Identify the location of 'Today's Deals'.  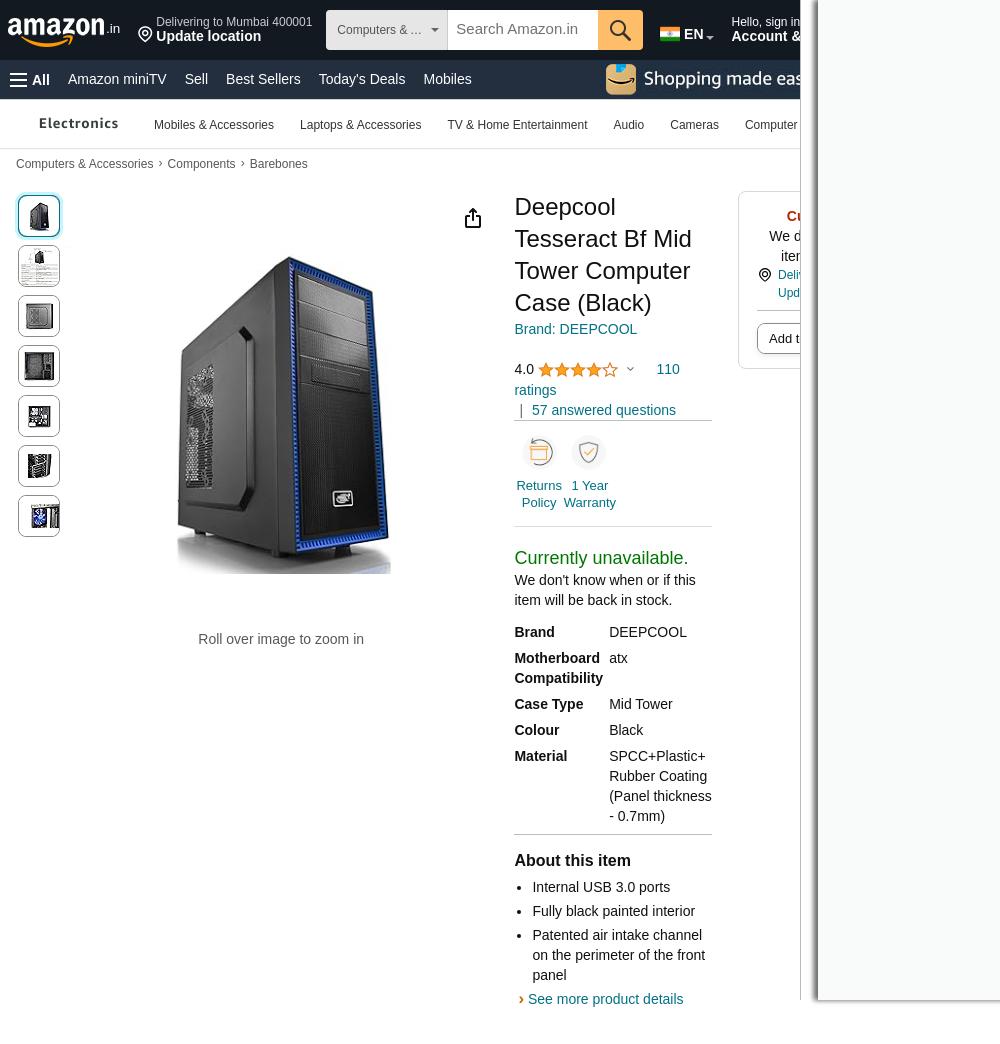
(360, 79).